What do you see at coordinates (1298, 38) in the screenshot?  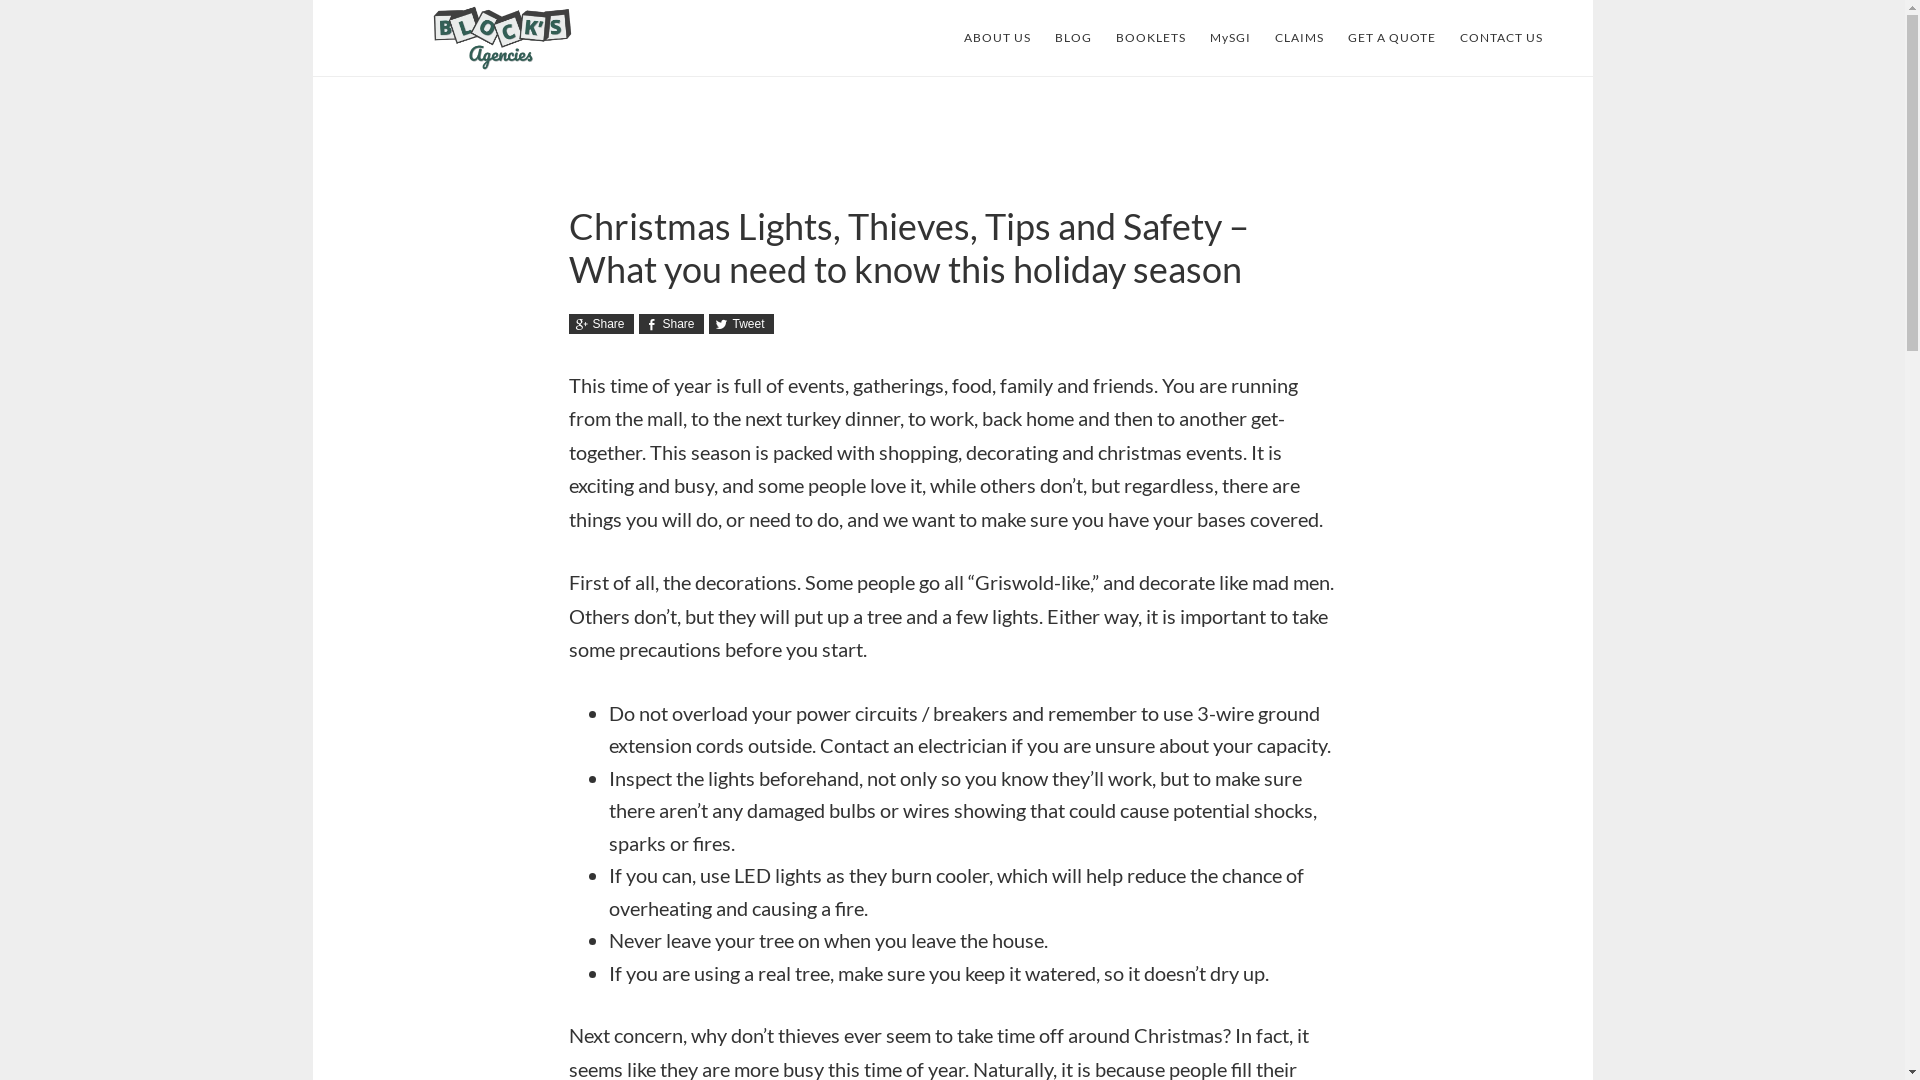 I see `'CLAIMS'` at bounding box center [1298, 38].